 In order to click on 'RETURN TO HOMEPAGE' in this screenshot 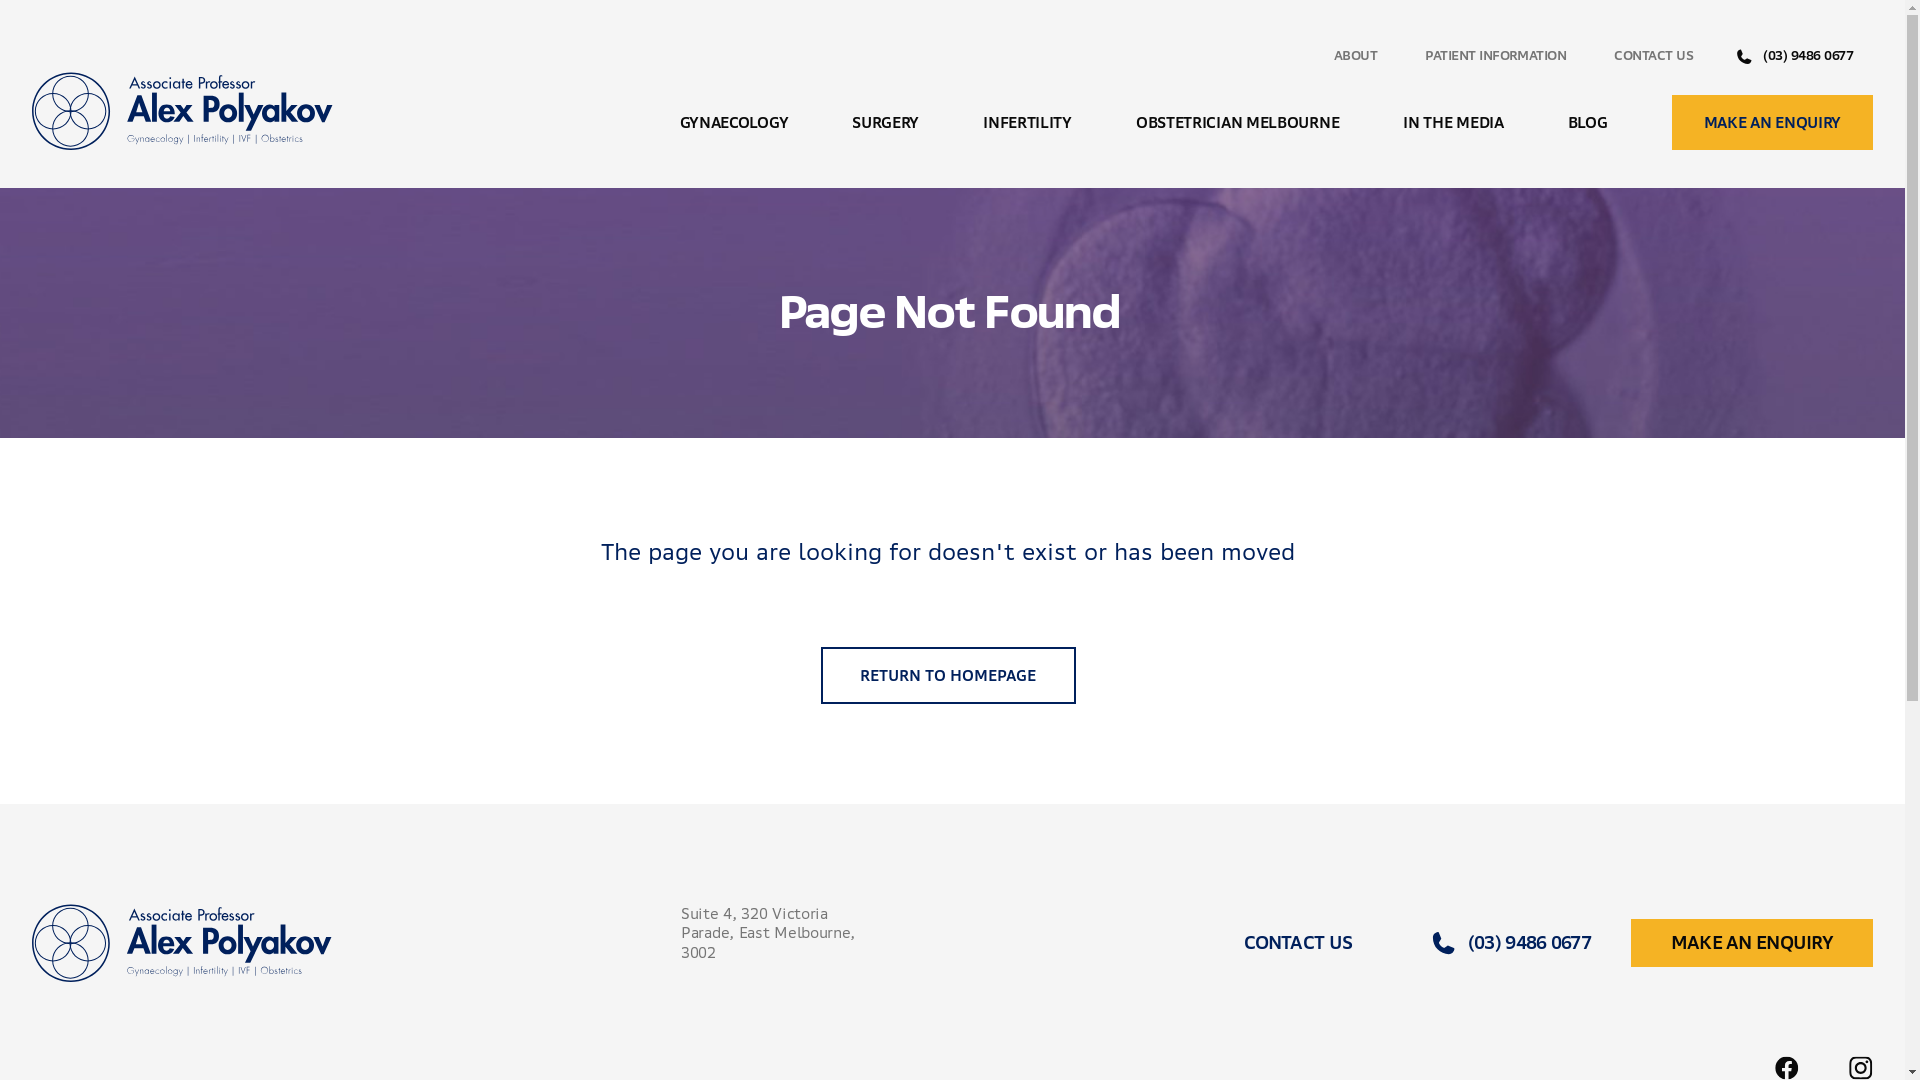, I will do `click(947, 675)`.